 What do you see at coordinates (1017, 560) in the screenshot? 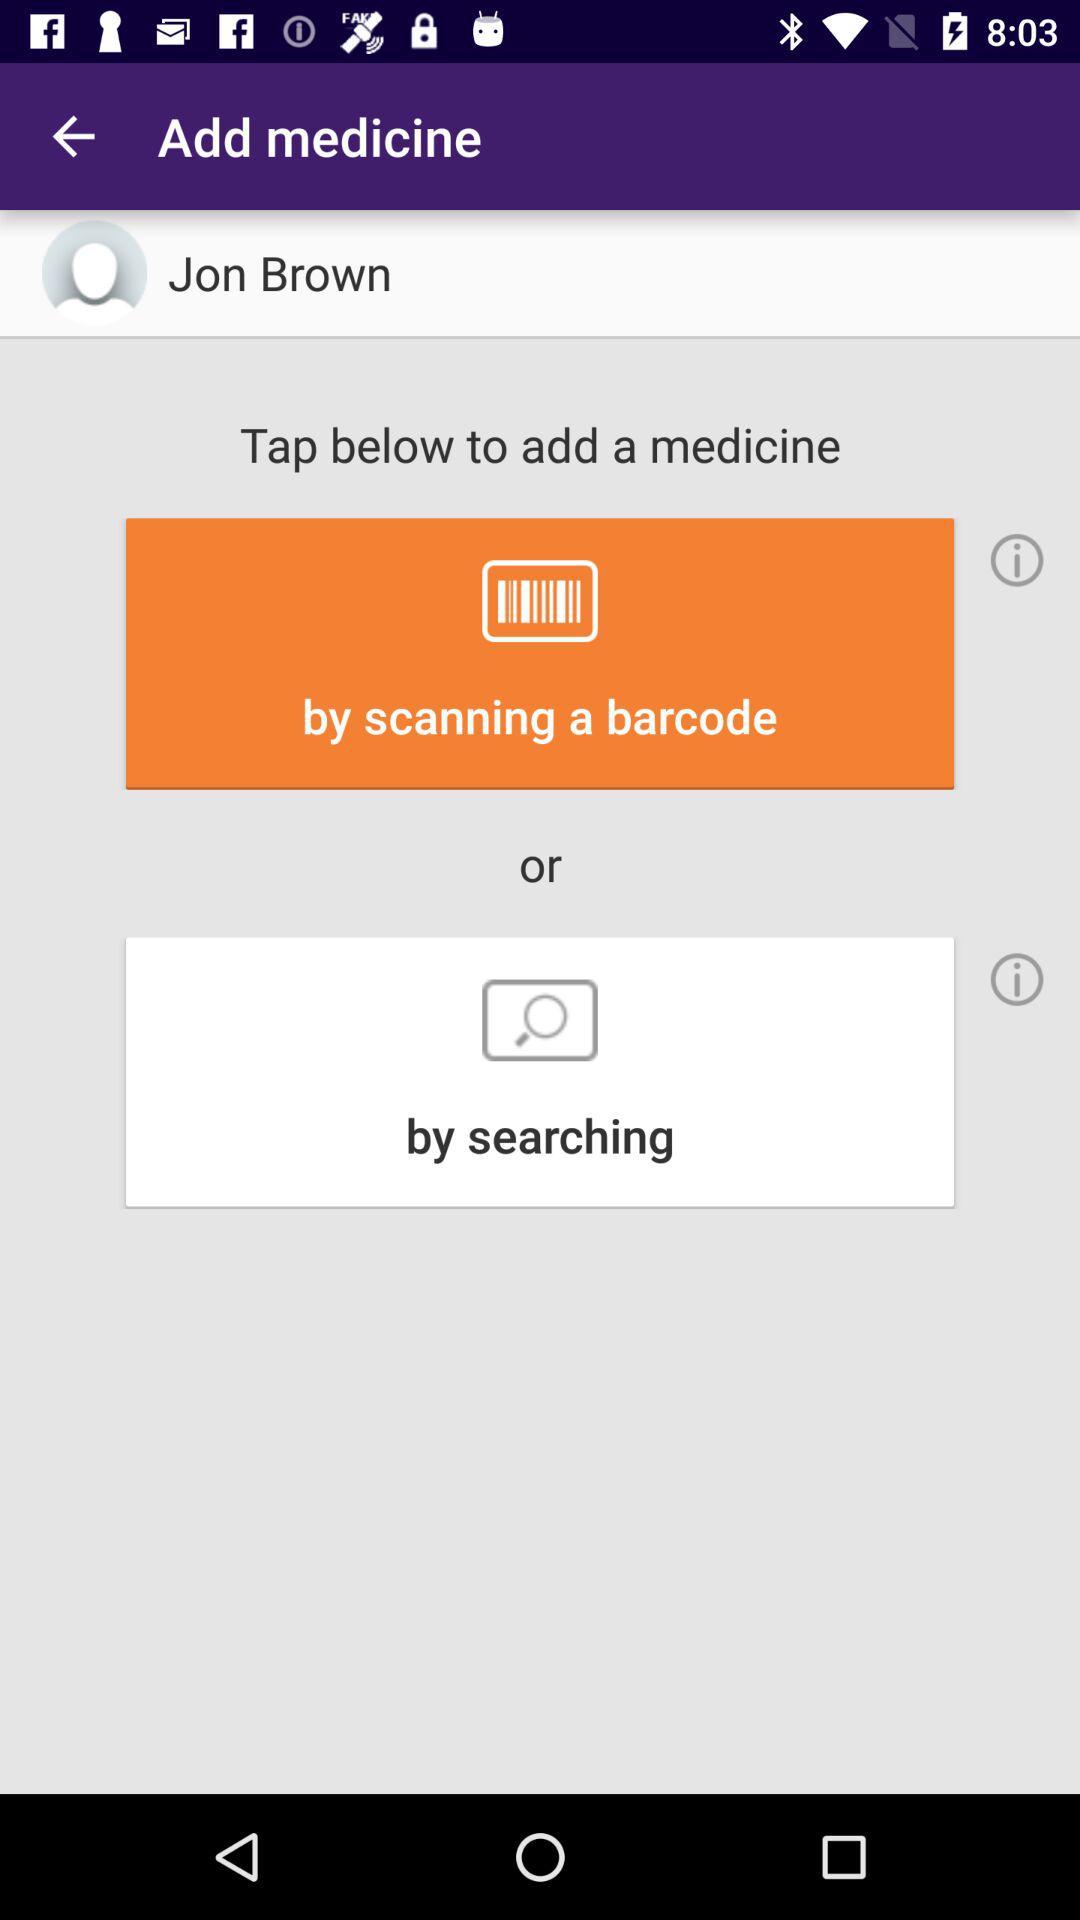
I see `info button` at bounding box center [1017, 560].